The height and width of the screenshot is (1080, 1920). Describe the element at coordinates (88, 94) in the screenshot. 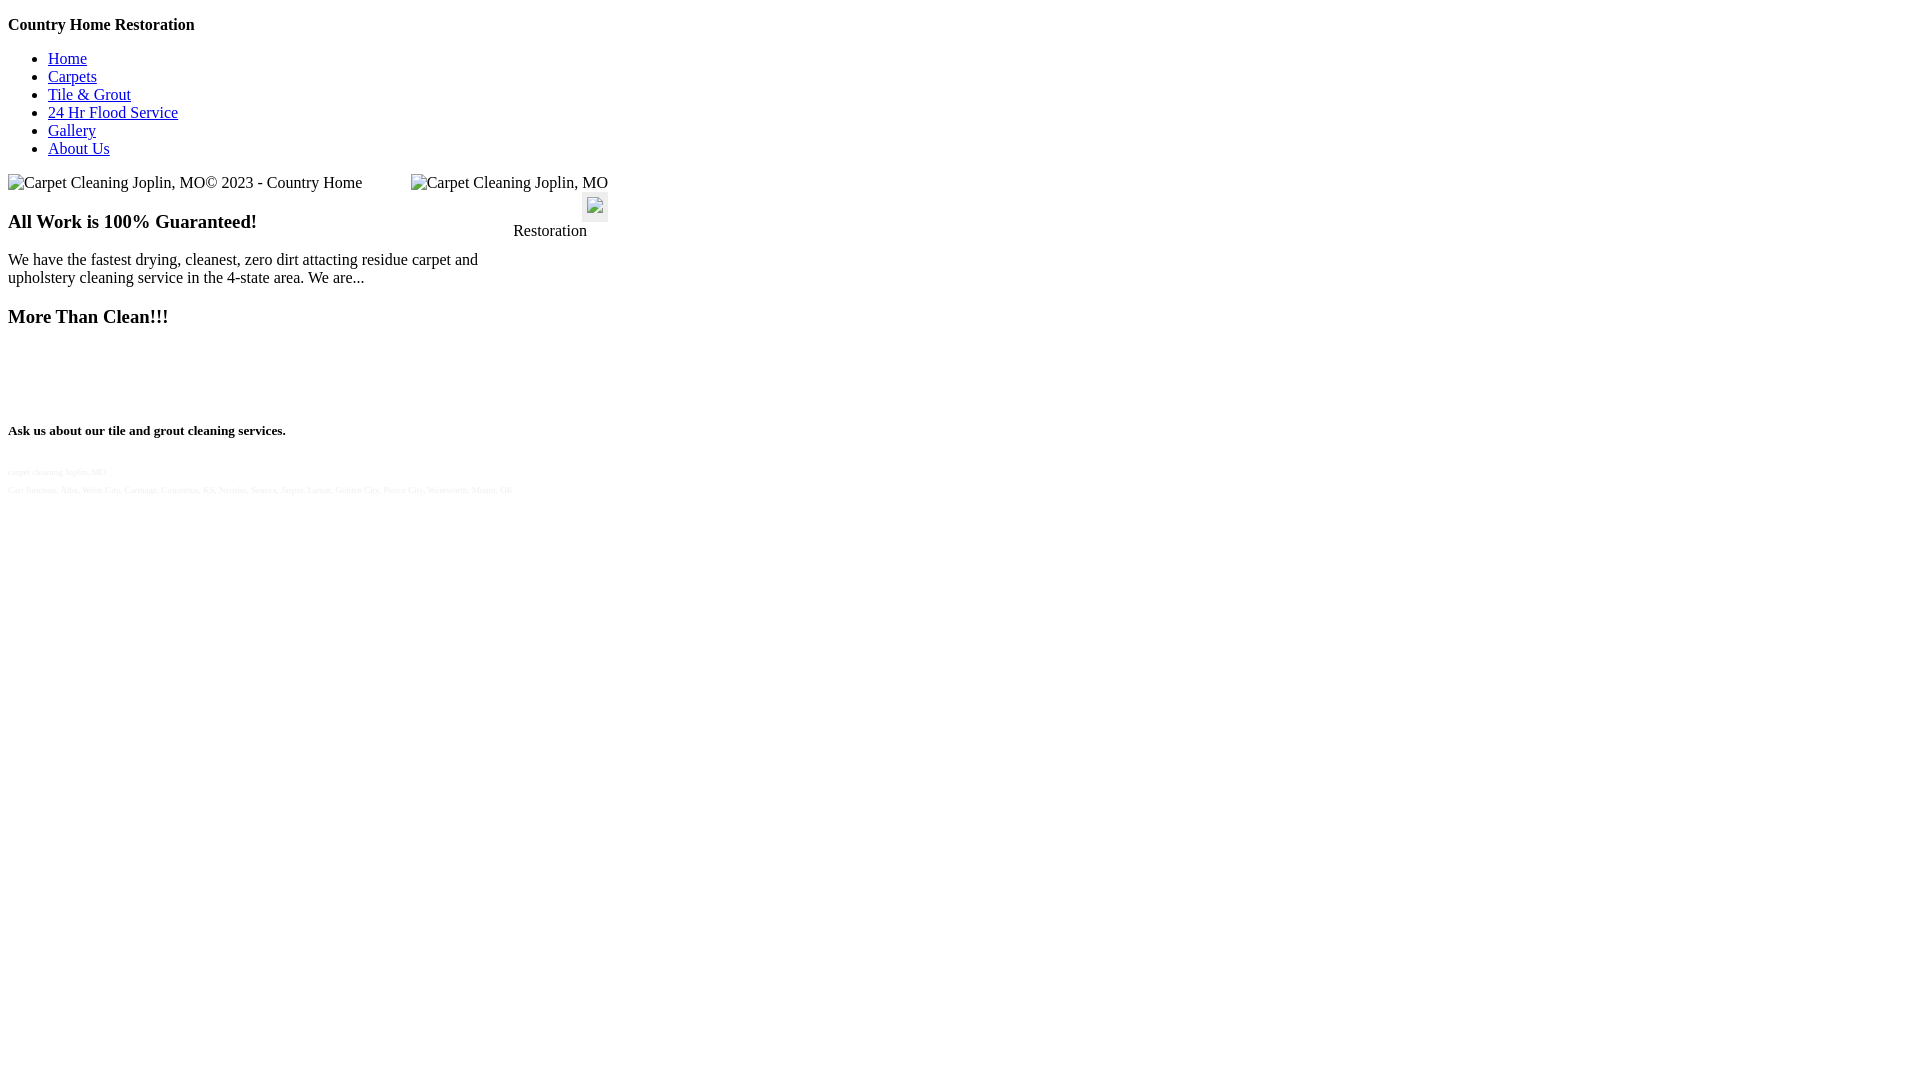

I see `'Tile & Grout'` at that location.